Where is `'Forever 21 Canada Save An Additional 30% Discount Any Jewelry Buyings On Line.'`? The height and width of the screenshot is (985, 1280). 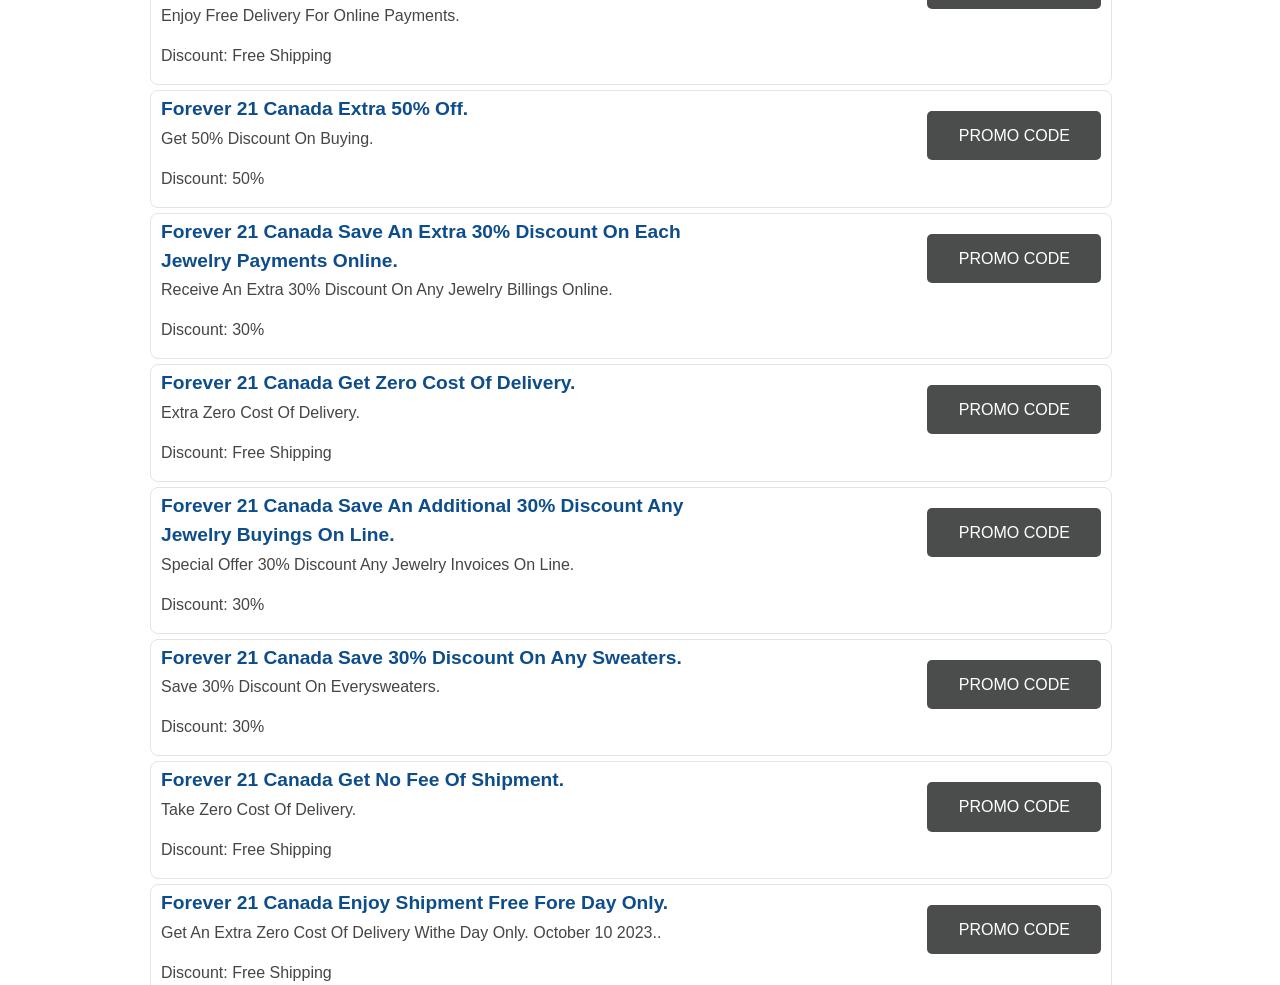
'Forever 21 Canada Save An Additional 30% Discount Any Jewelry Buyings On Line.' is located at coordinates (421, 519).